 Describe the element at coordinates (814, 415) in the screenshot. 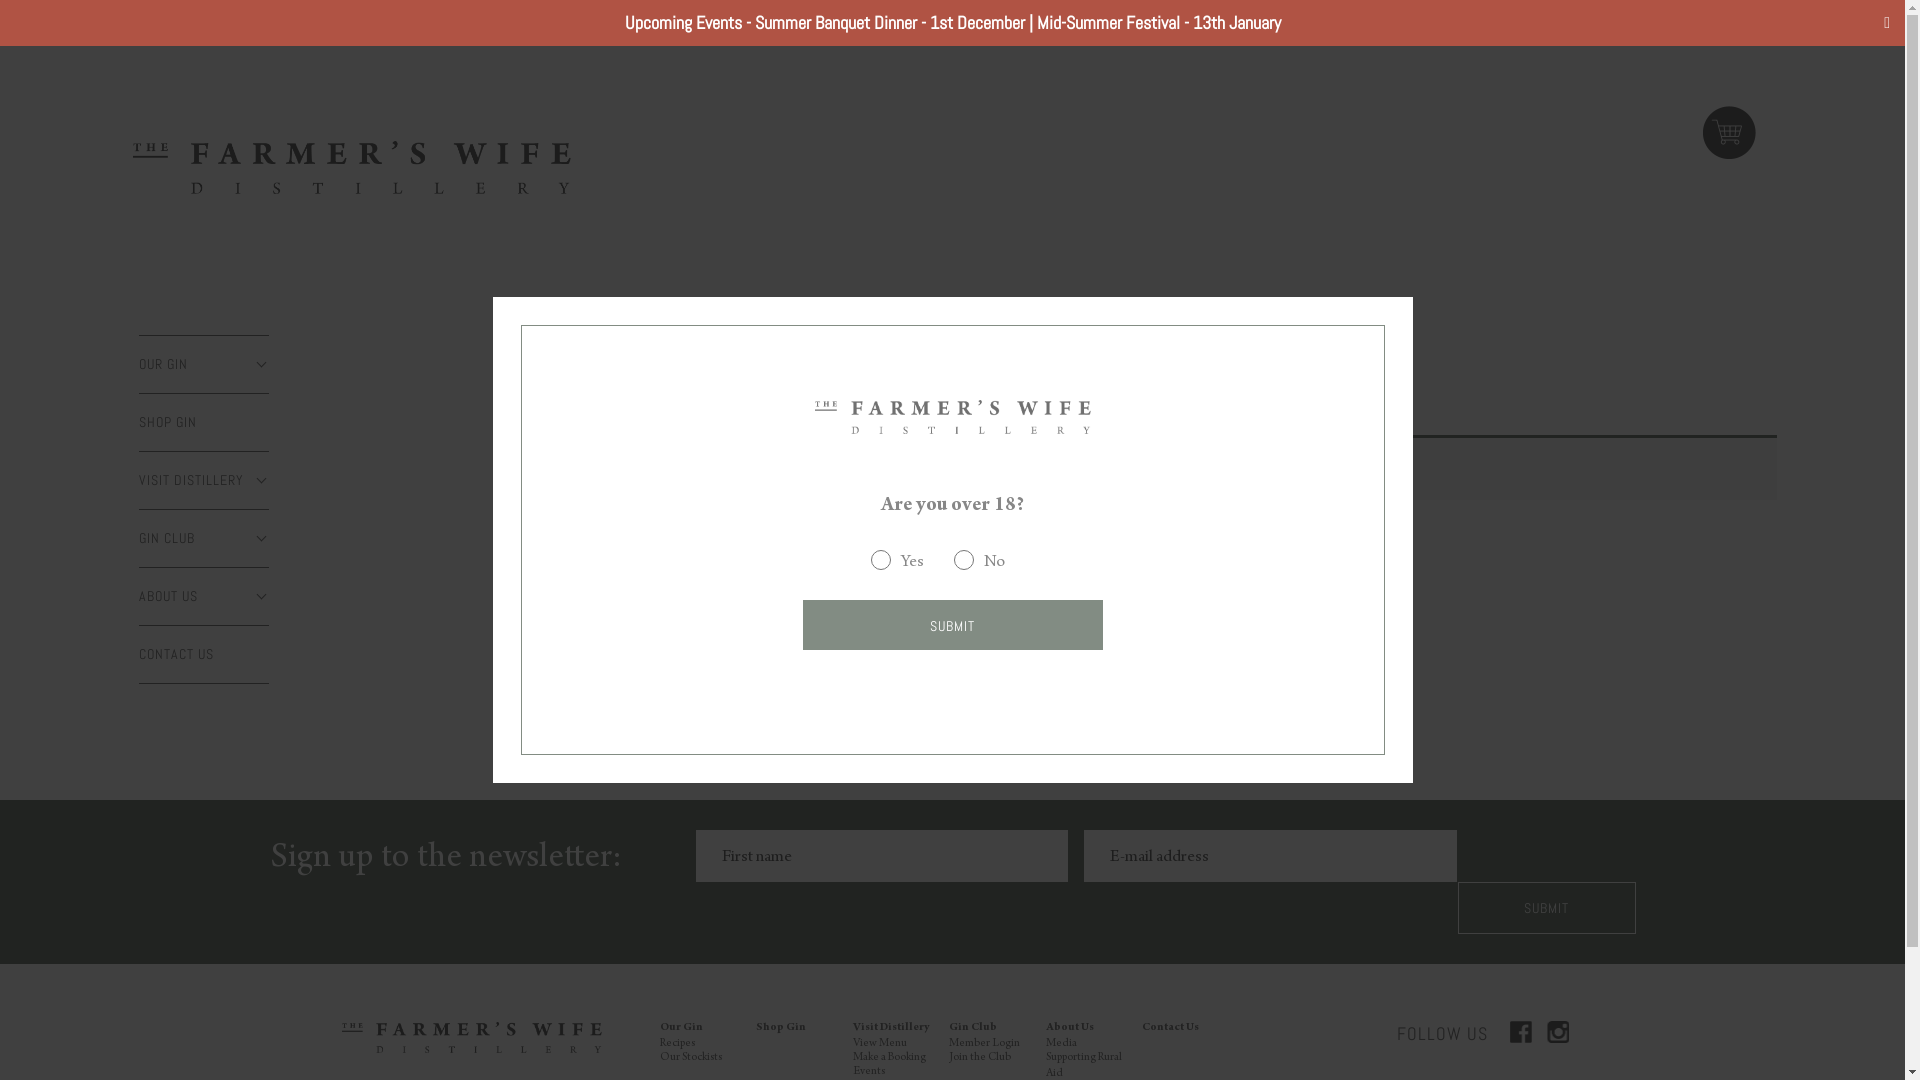

I see `'The Farmer's Wife Distillery'` at that location.